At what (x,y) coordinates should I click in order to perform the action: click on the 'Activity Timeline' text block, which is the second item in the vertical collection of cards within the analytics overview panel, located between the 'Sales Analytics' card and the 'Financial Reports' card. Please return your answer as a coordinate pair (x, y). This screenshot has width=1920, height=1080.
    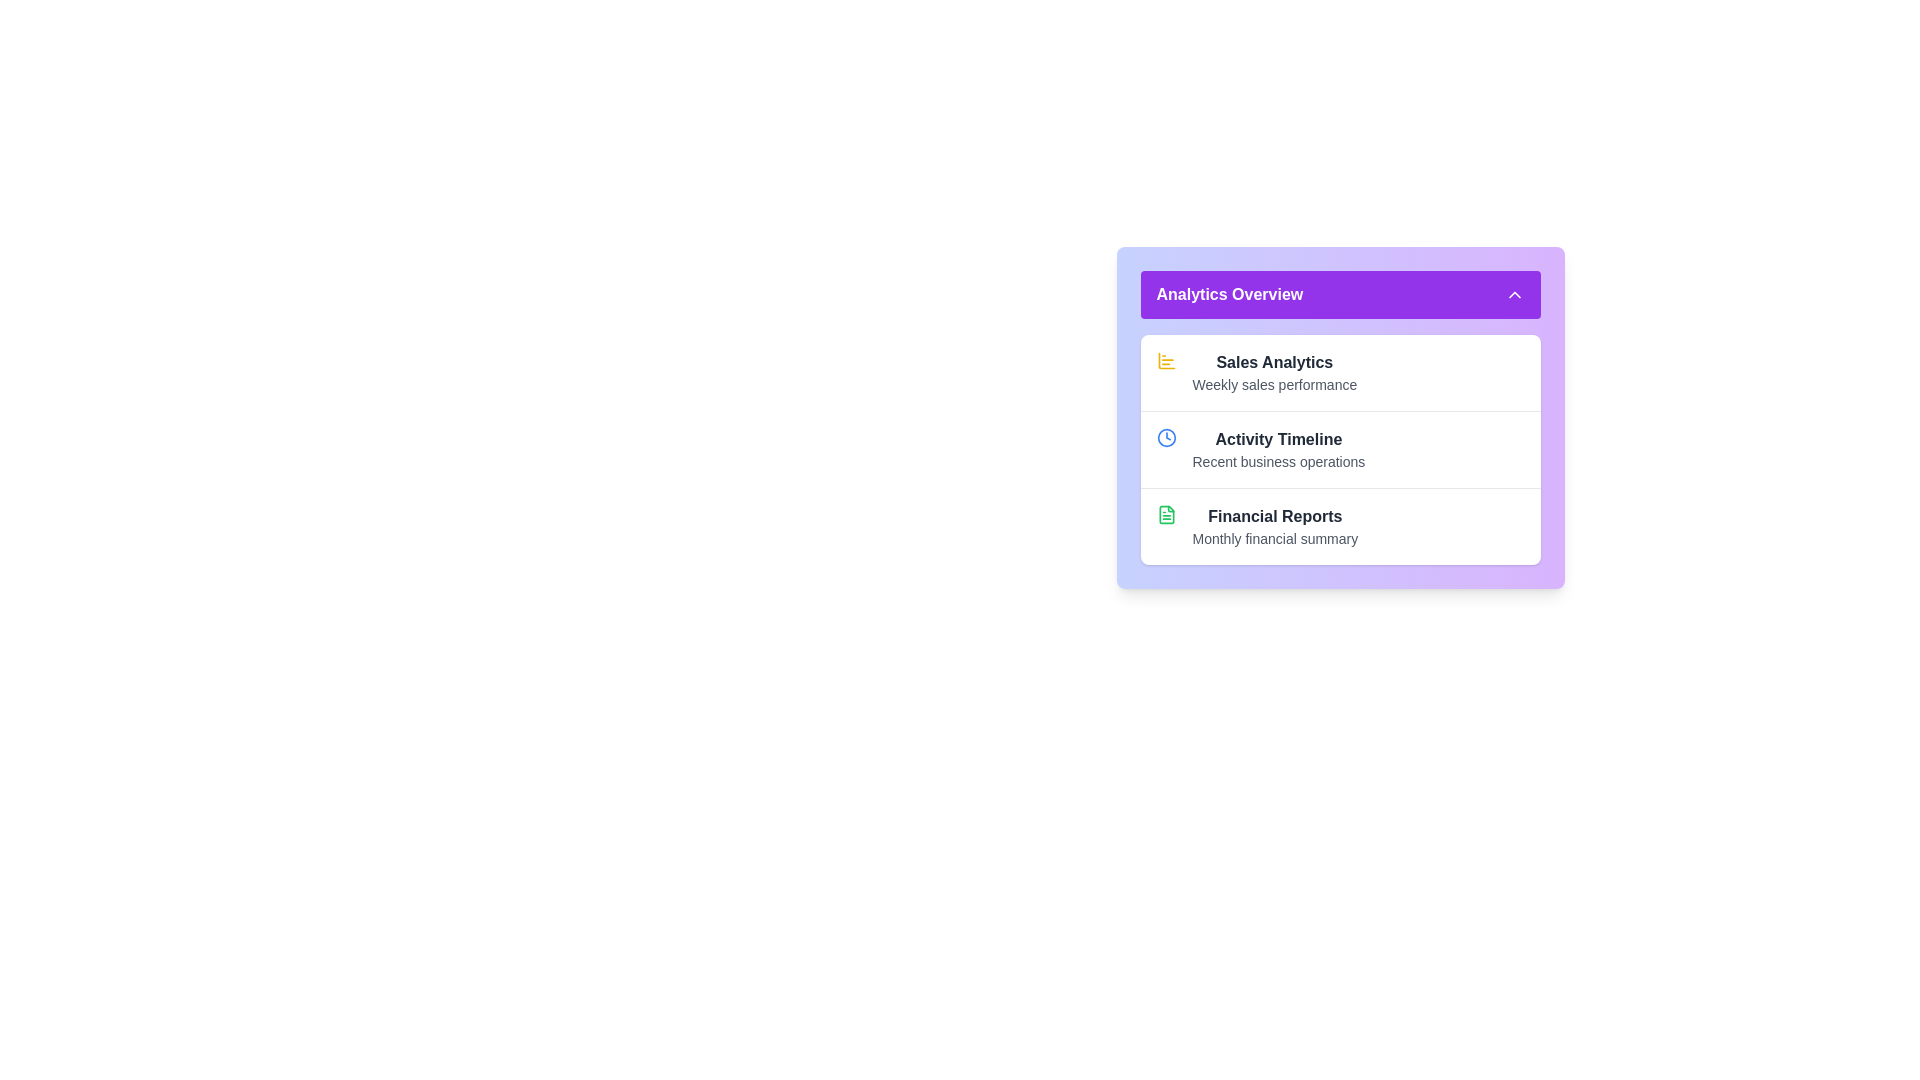
    Looking at the image, I should click on (1277, 450).